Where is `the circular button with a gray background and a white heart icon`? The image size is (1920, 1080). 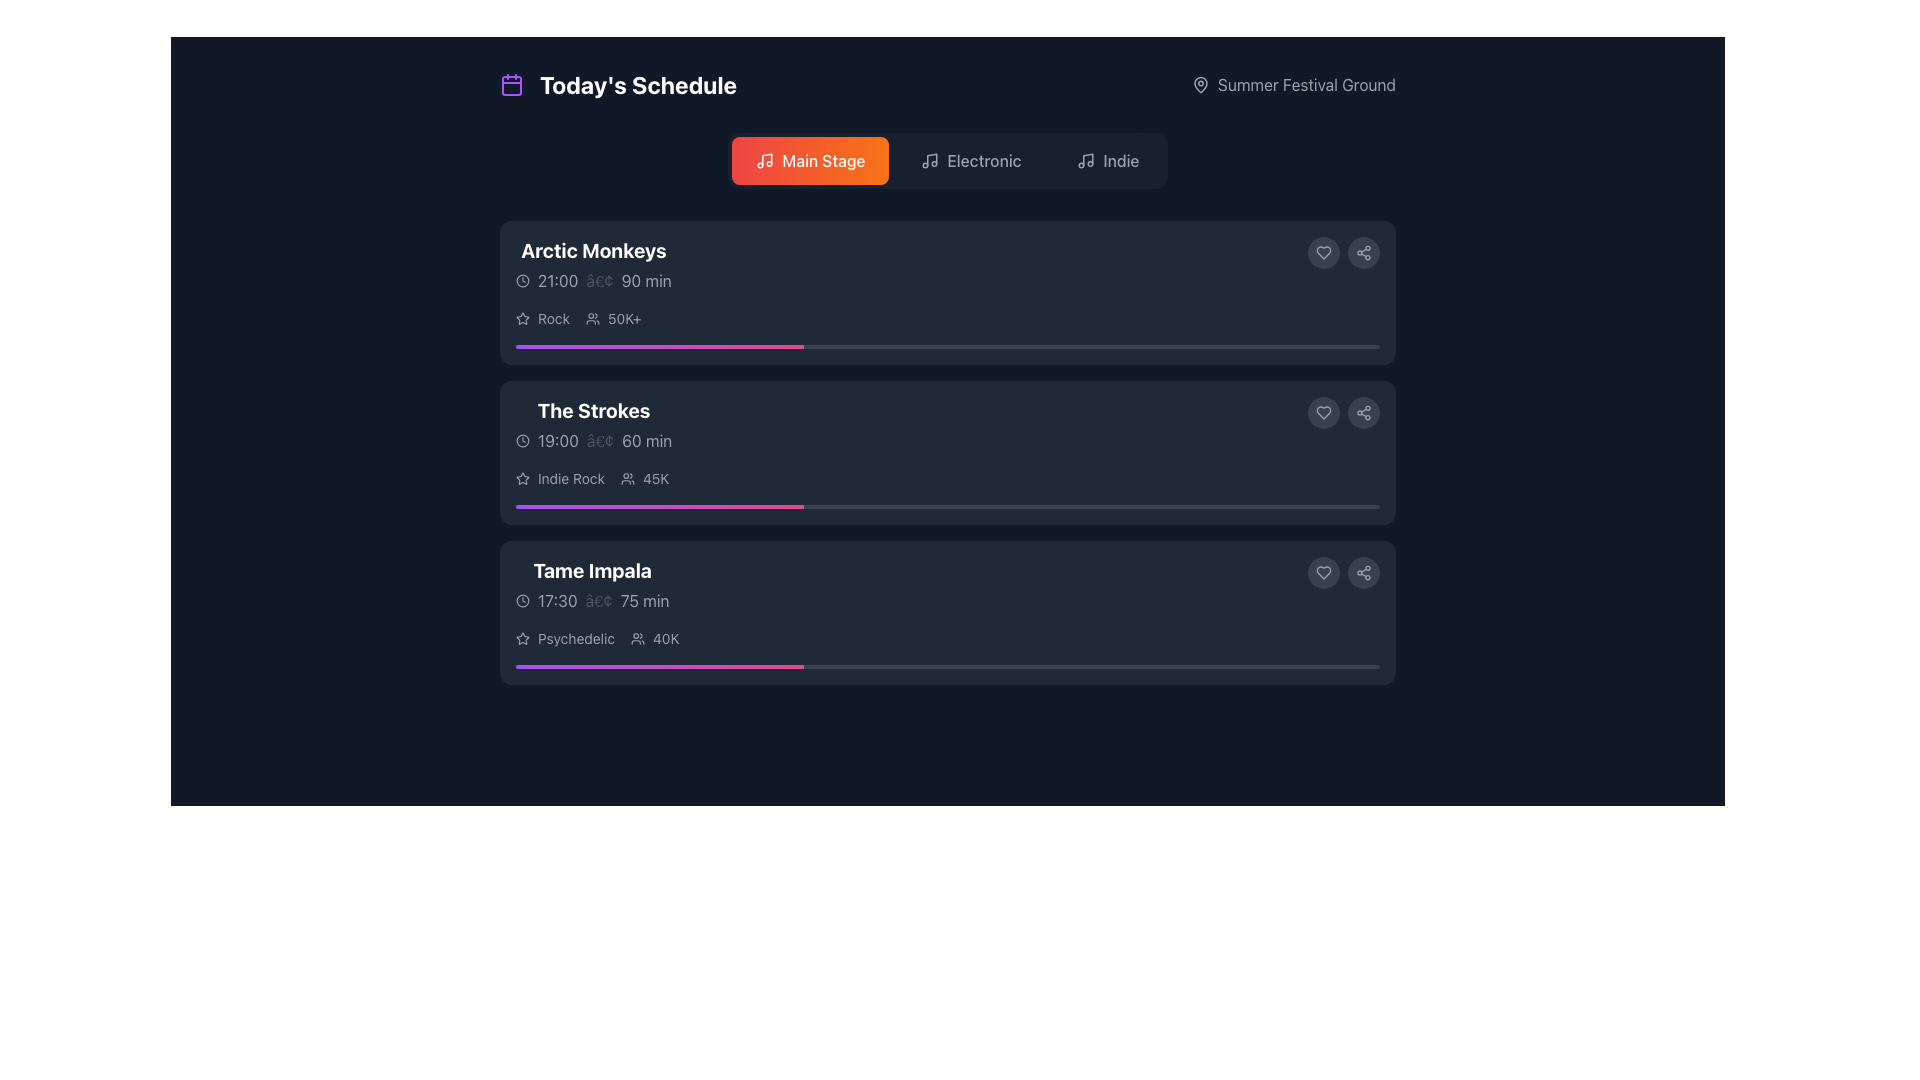
the circular button with a gray background and a white heart icon is located at coordinates (1324, 573).